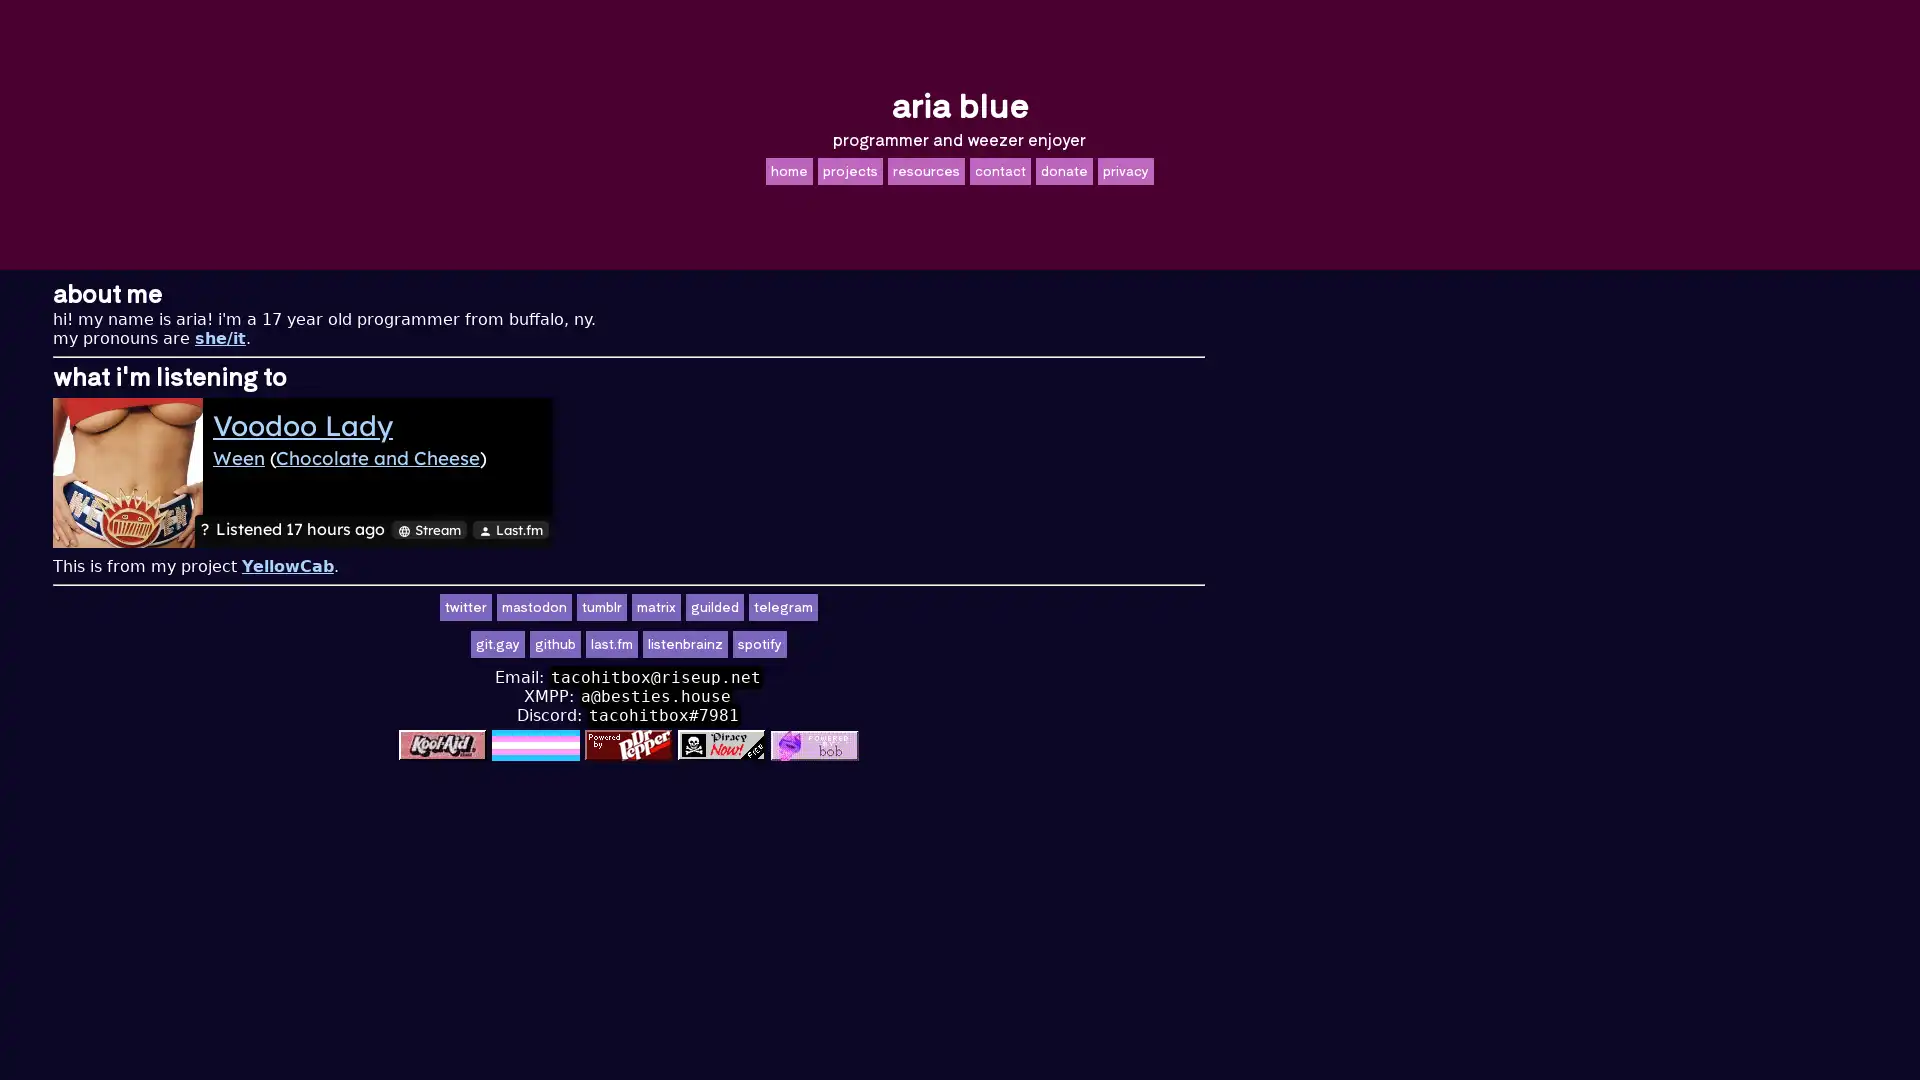 The width and height of the screenshot is (1920, 1080). Describe the element at coordinates (787, 169) in the screenshot. I see `home` at that location.